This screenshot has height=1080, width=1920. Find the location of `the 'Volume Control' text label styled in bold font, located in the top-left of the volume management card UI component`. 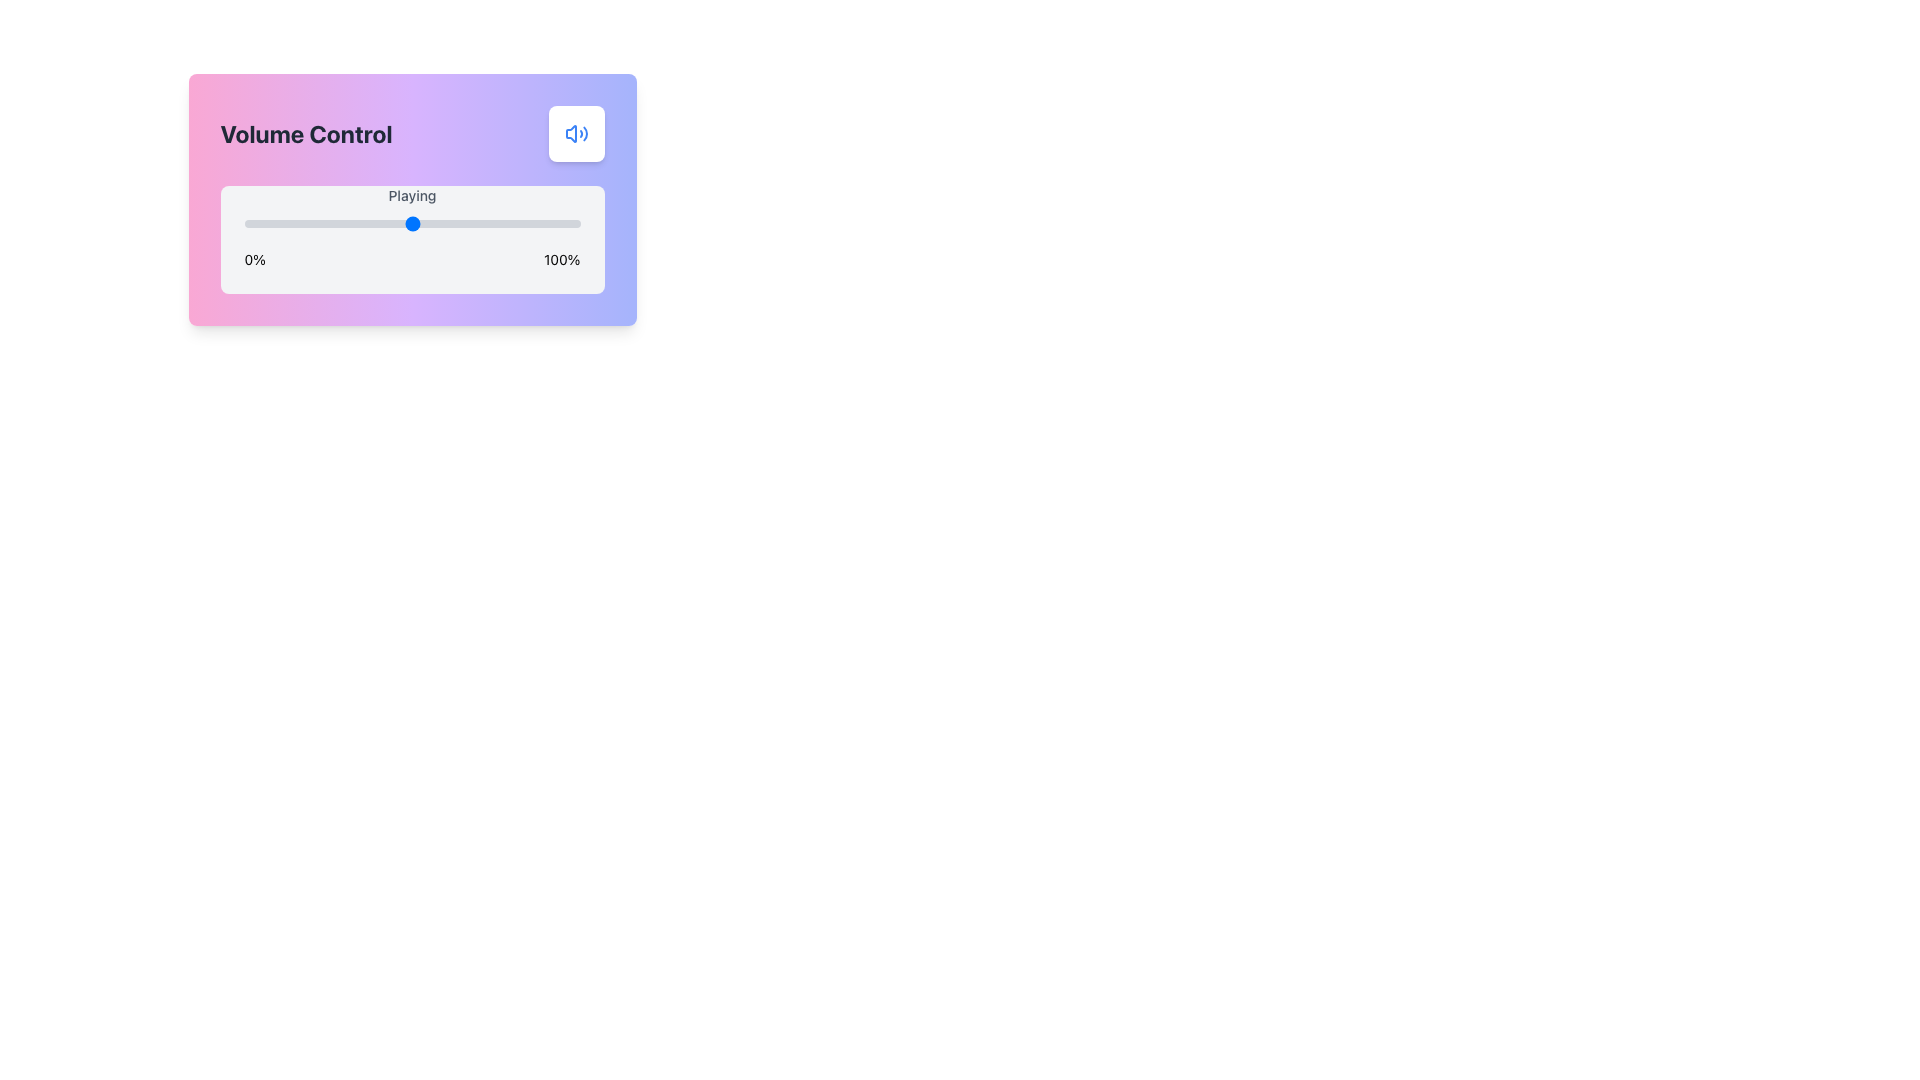

the 'Volume Control' text label styled in bold font, located in the top-left of the volume management card UI component is located at coordinates (305, 134).